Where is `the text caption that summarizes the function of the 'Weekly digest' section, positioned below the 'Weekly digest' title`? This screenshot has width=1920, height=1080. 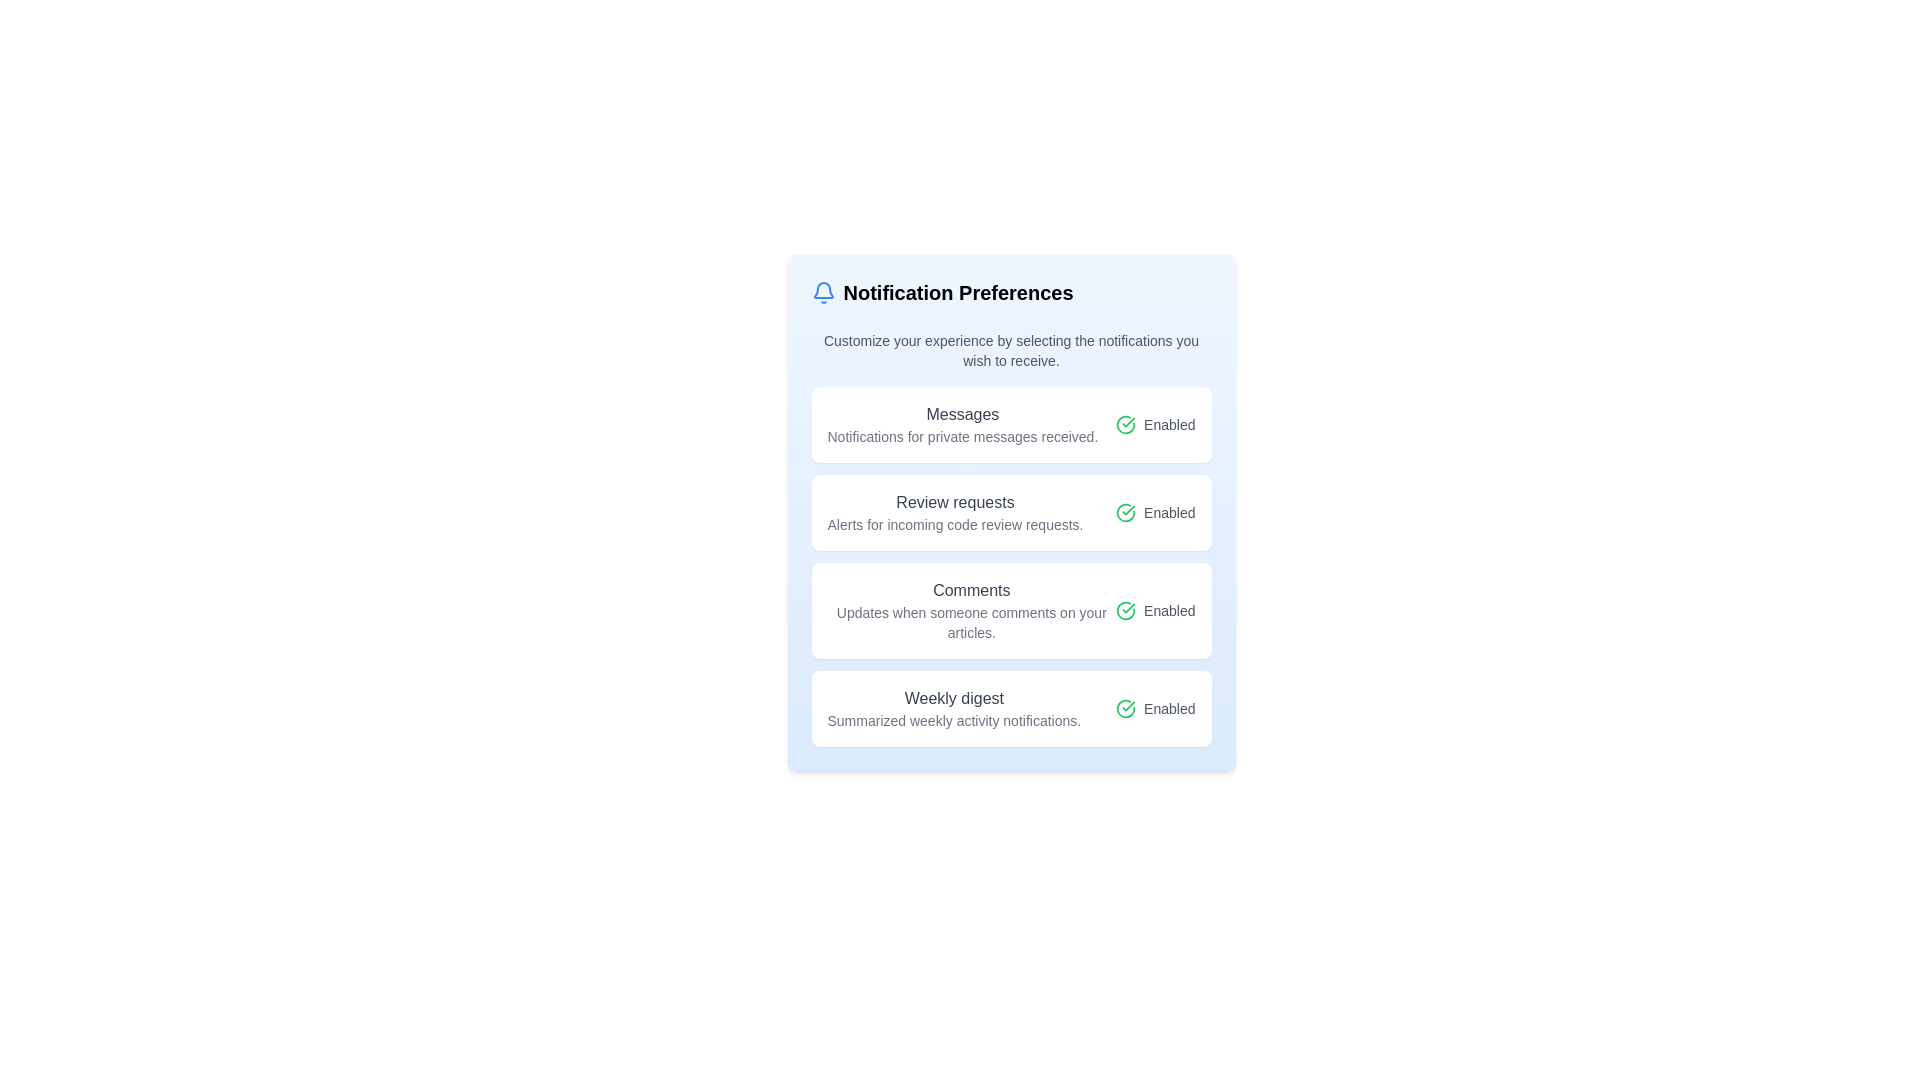
the text caption that summarizes the function of the 'Weekly digest' section, positioned below the 'Weekly digest' title is located at coordinates (953, 721).